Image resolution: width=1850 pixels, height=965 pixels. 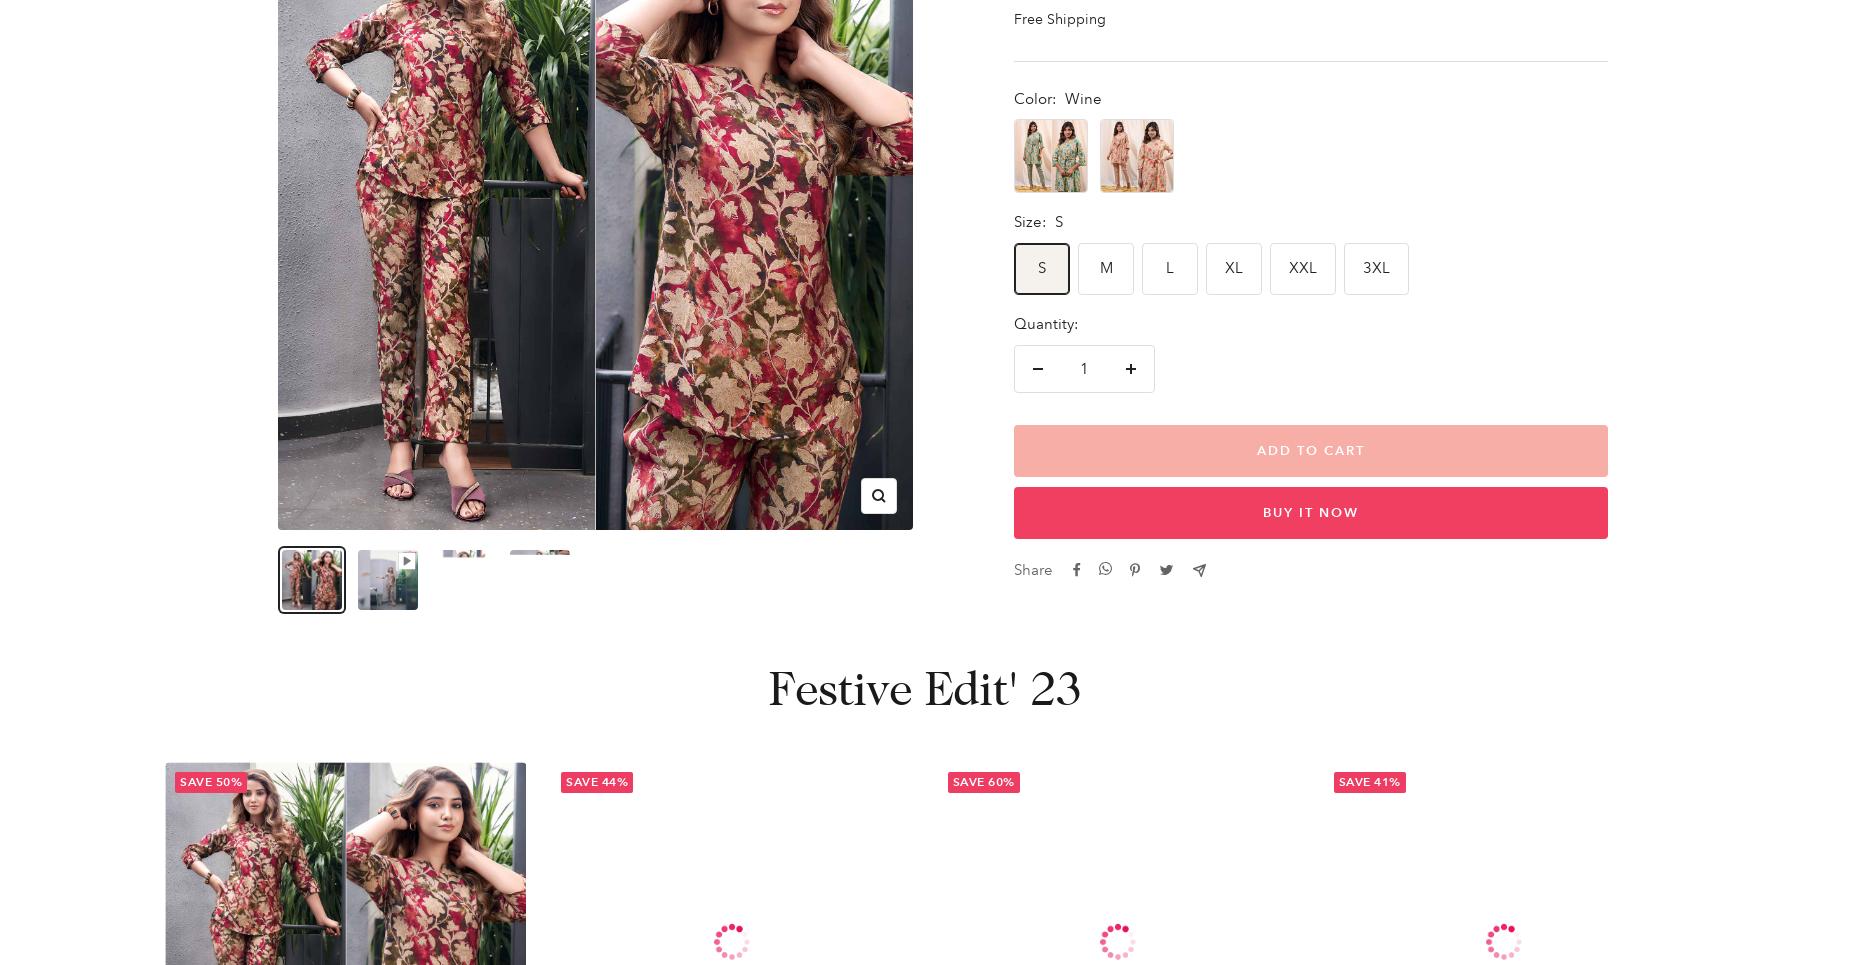 I want to click on 'Quantity:', so click(x=1012, y=323).